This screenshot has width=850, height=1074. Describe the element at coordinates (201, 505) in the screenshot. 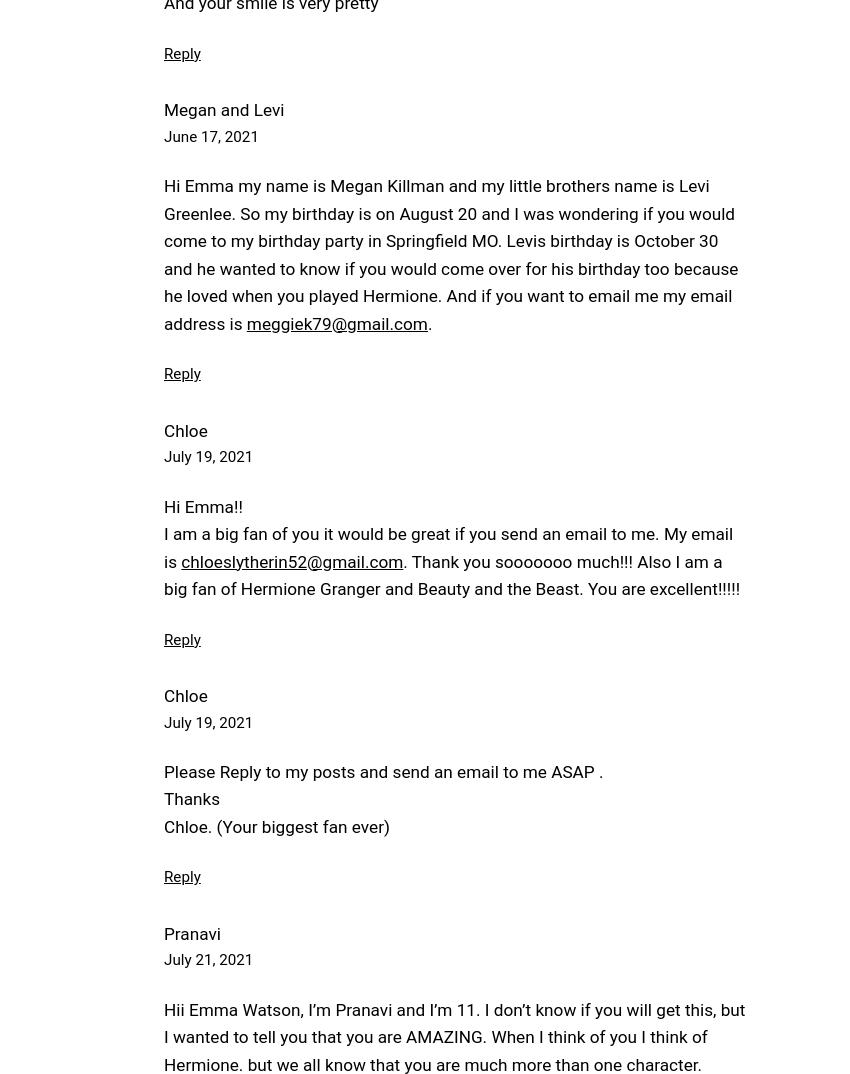

I see `'Hi Emma!!'` at that location.